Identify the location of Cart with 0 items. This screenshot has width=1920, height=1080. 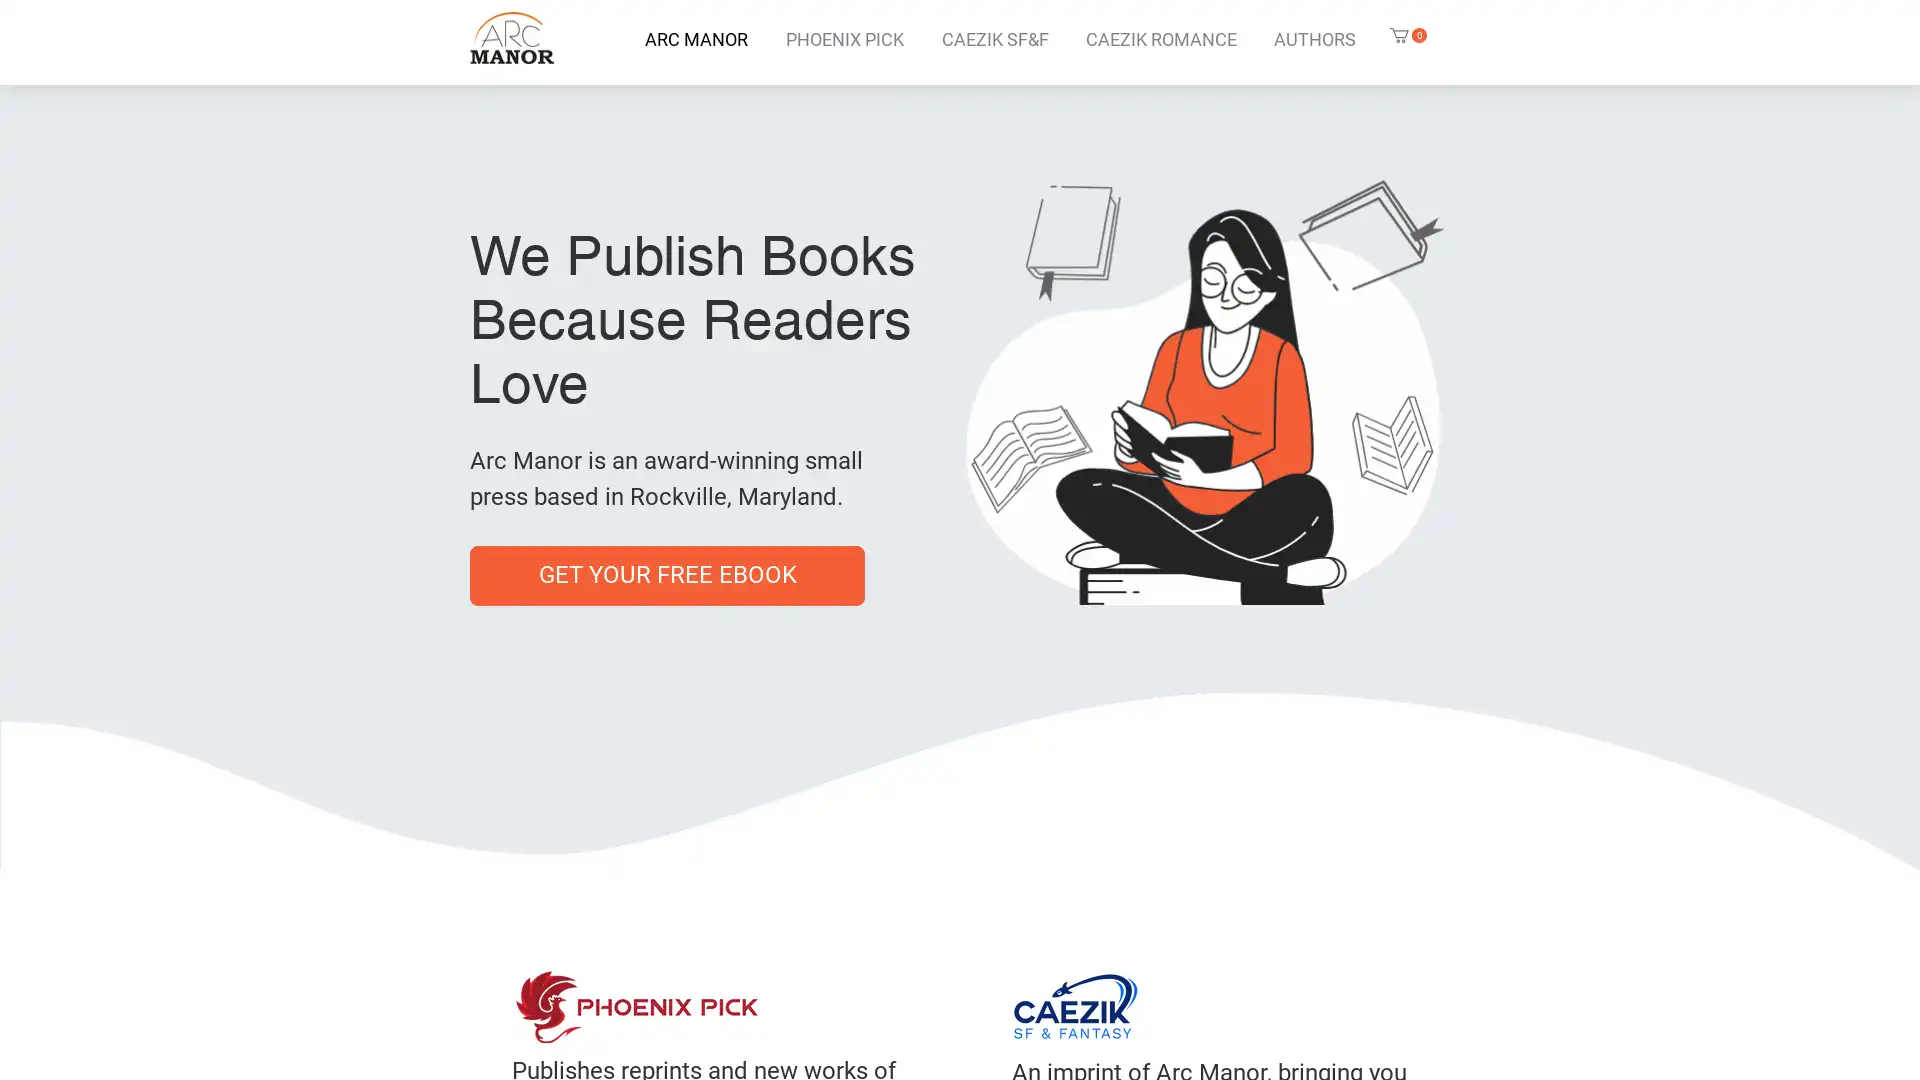
(1407, 35).